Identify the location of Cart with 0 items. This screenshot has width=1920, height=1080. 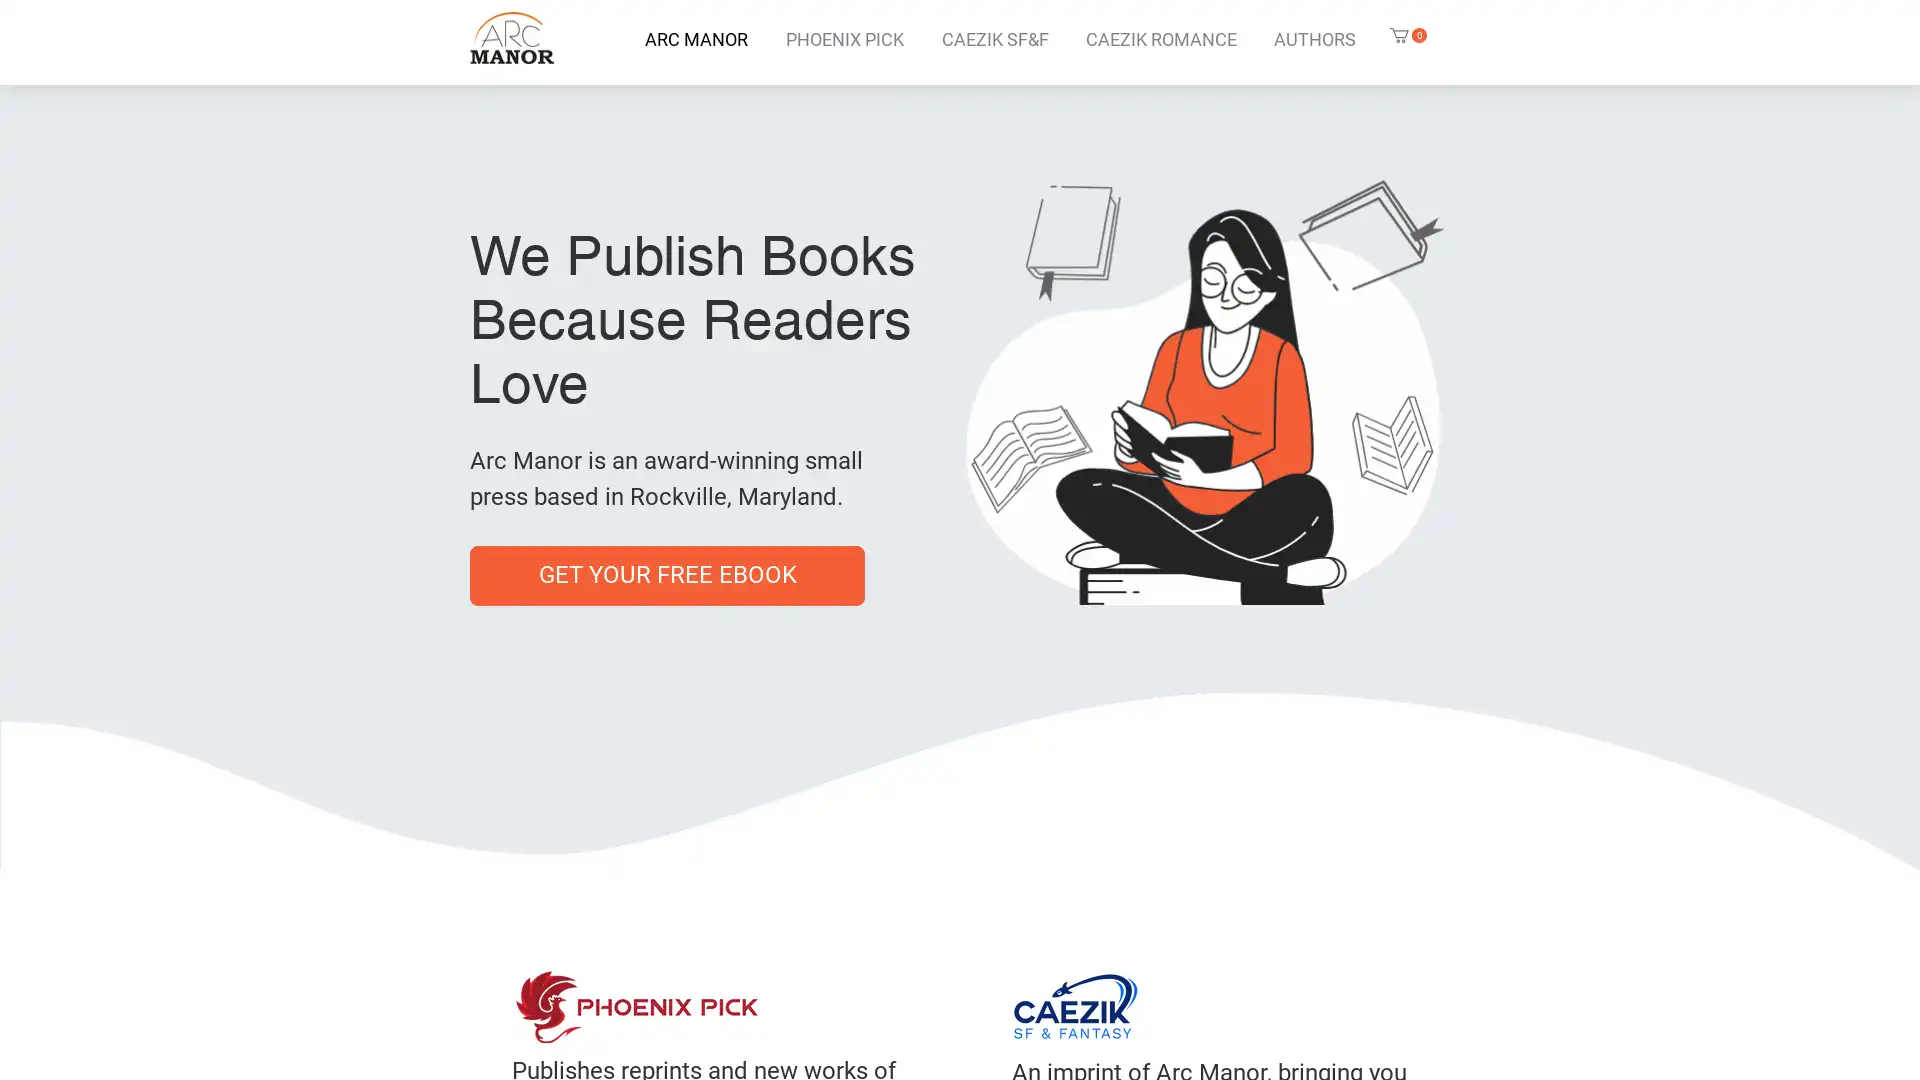
(1407, 35).